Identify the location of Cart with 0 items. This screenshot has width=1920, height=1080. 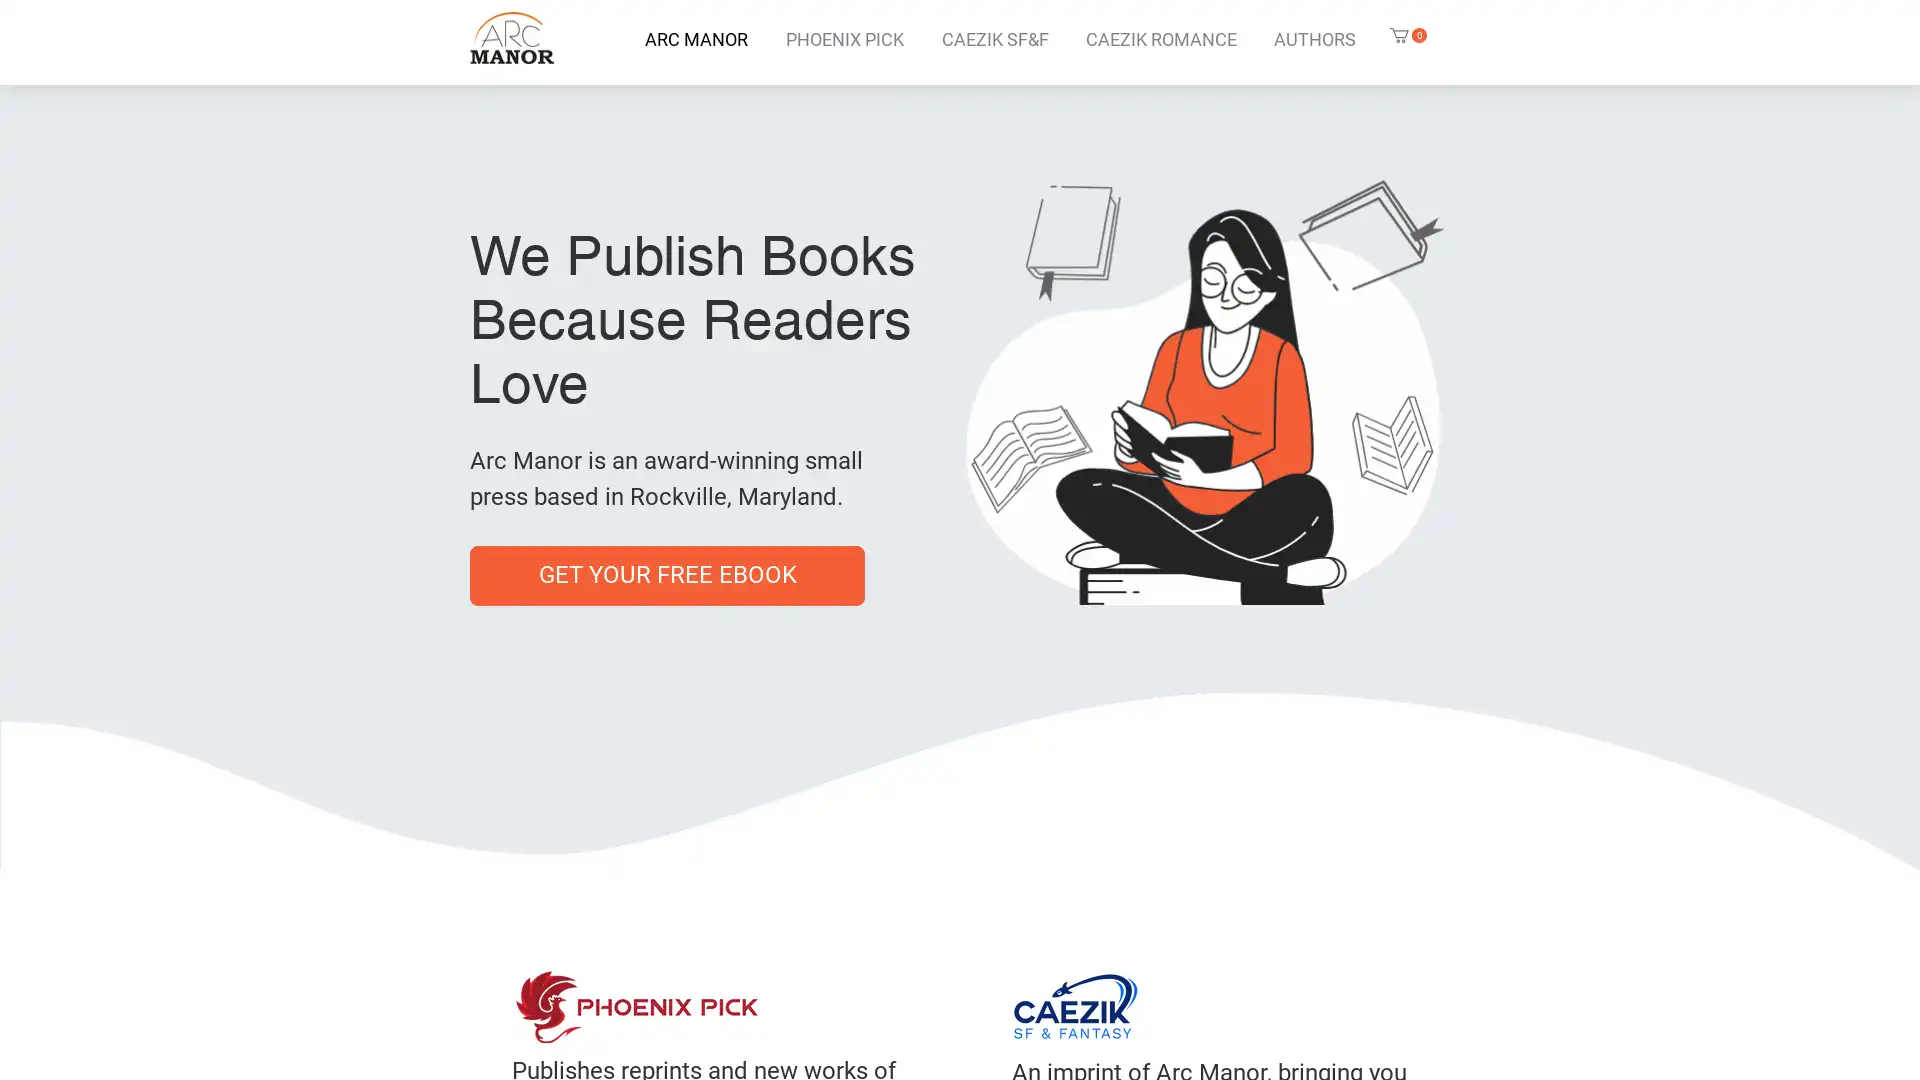
(1407, 35).